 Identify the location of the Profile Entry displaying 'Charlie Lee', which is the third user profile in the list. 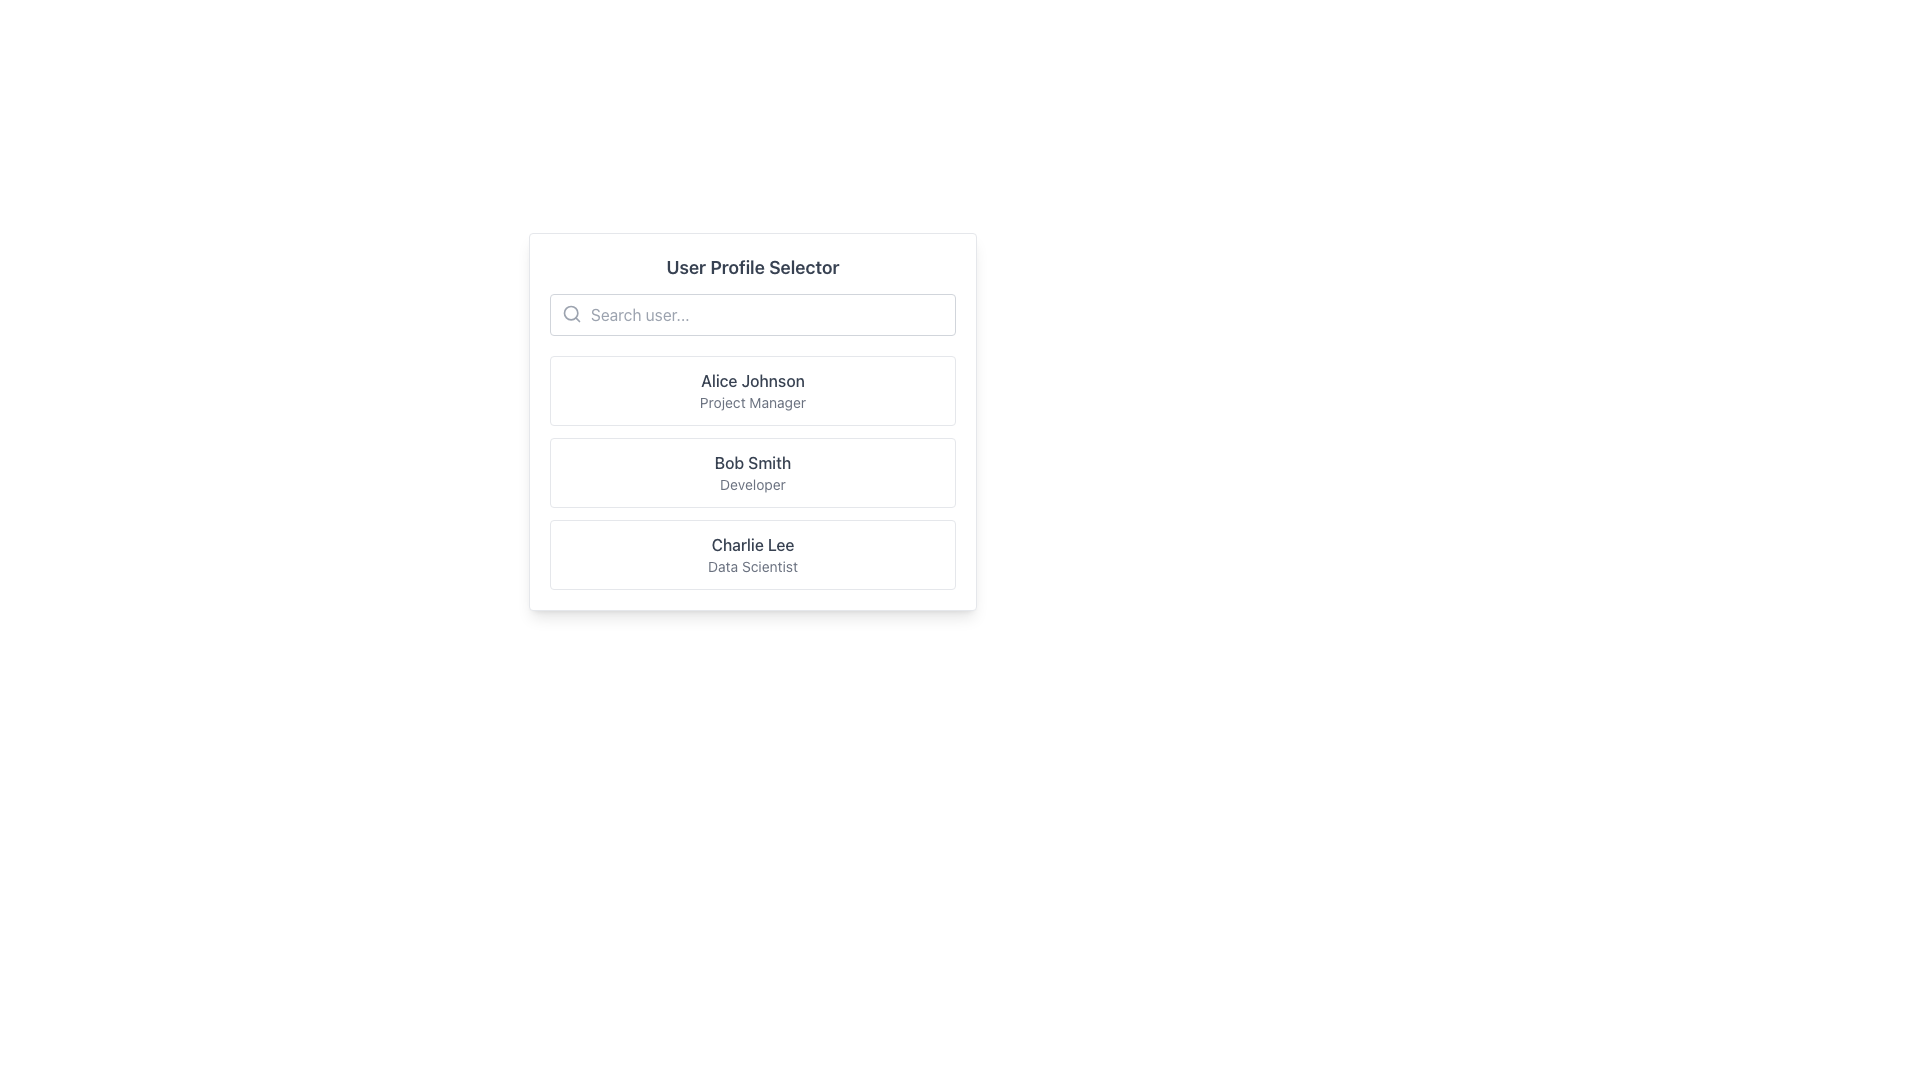
(752, 555).